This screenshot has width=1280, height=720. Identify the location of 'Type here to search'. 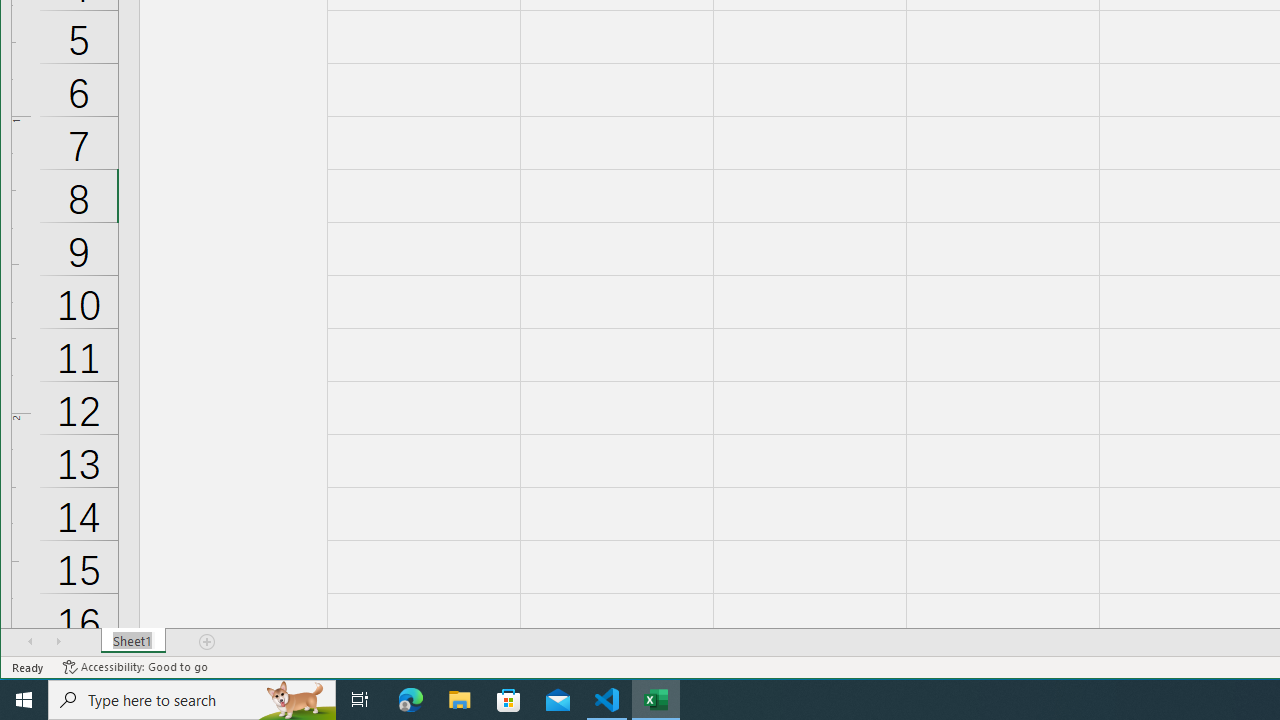
(192, 698).